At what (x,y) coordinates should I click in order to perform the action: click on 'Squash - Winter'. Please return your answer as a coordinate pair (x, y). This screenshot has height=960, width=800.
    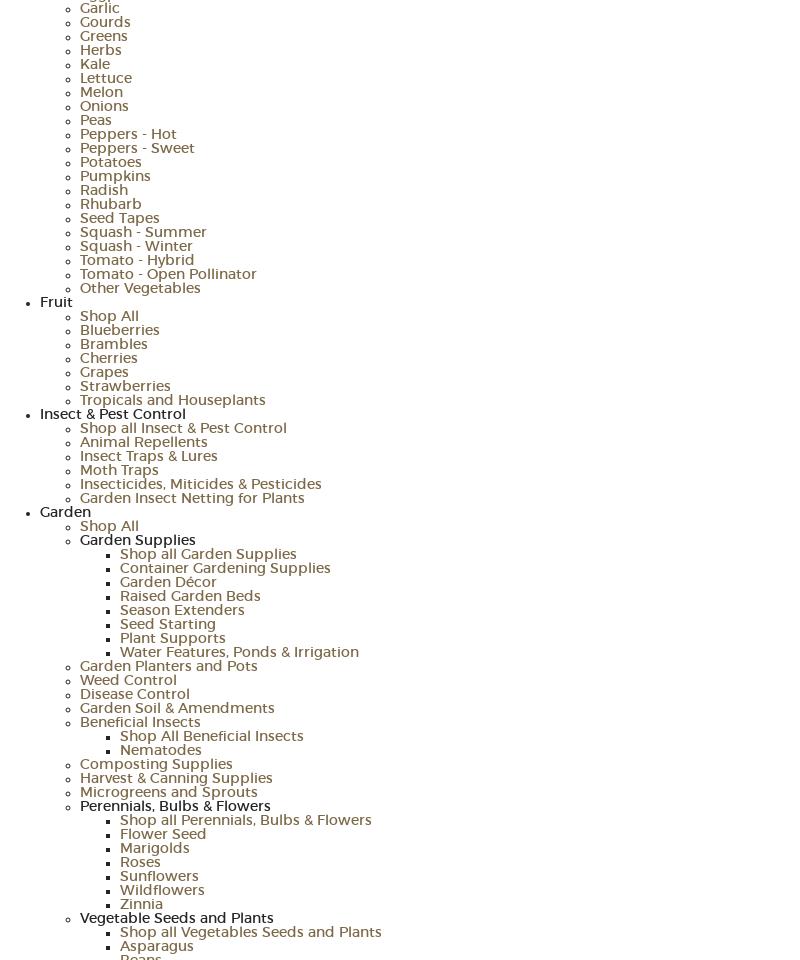
    Looking at the image, I should click on (136, 244).